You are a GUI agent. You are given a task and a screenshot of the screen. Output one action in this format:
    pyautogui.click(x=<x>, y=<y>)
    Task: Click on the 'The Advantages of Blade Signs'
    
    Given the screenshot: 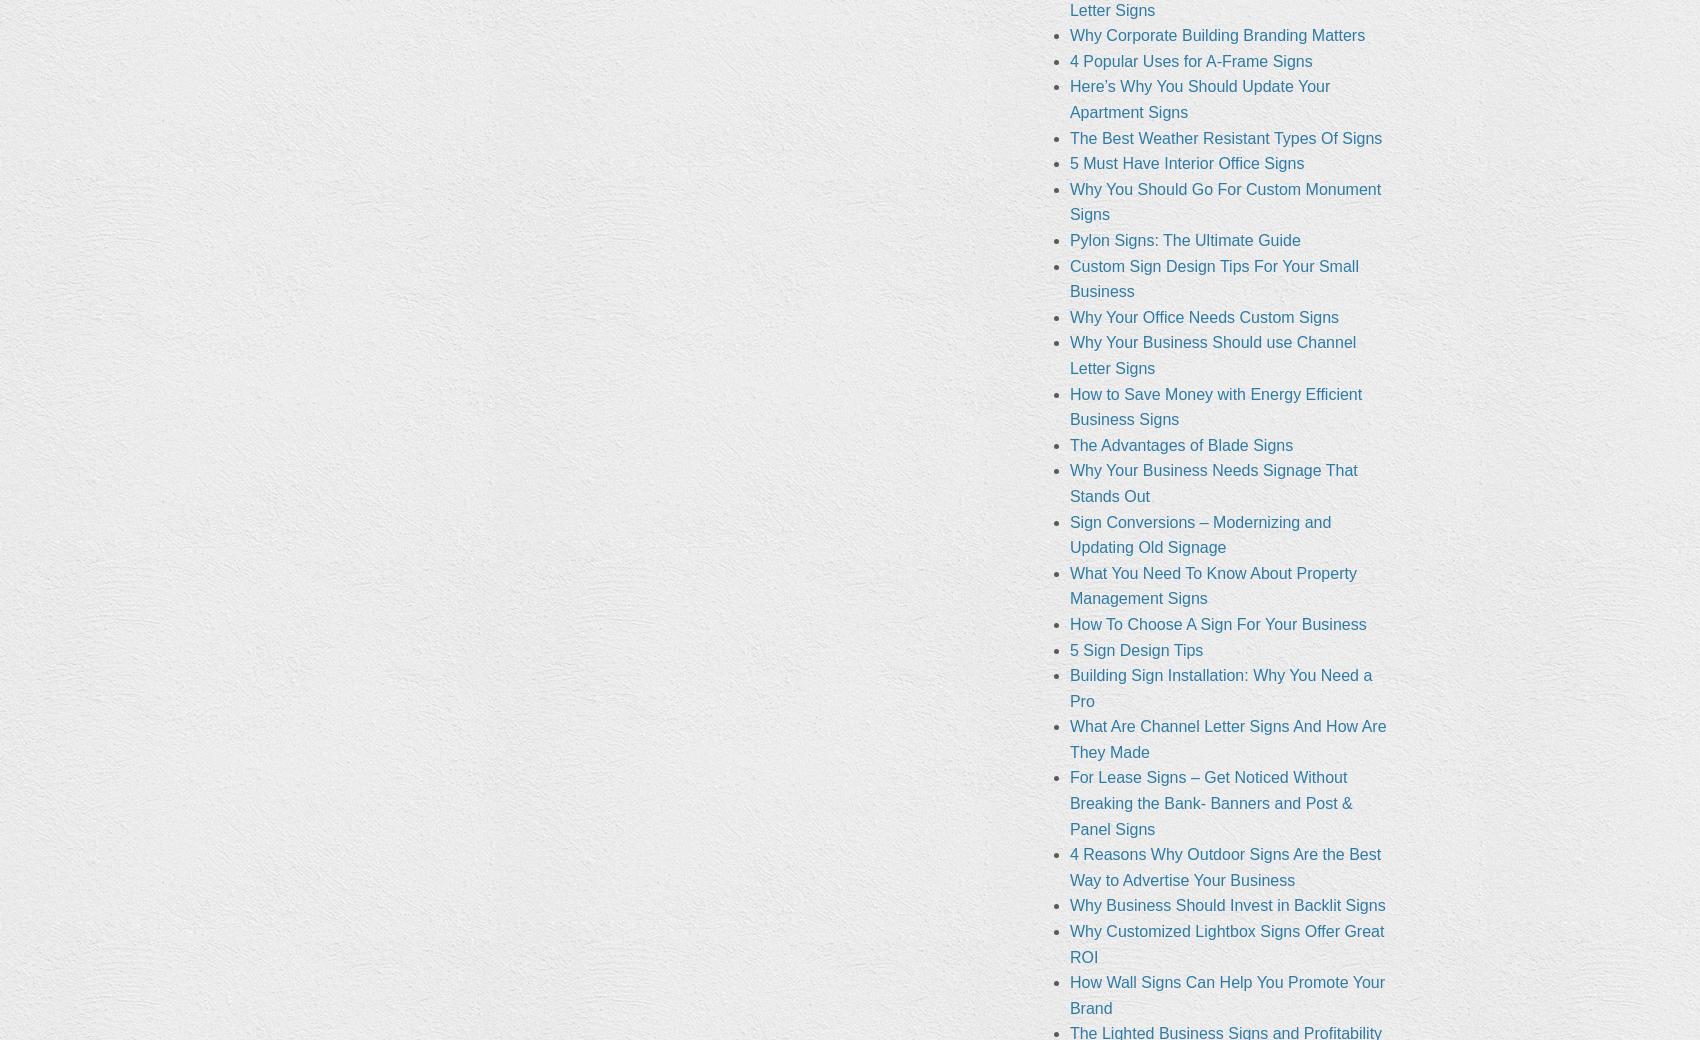 What is the action you would take?
    pyautogui.click(x=1068, y=444)
    